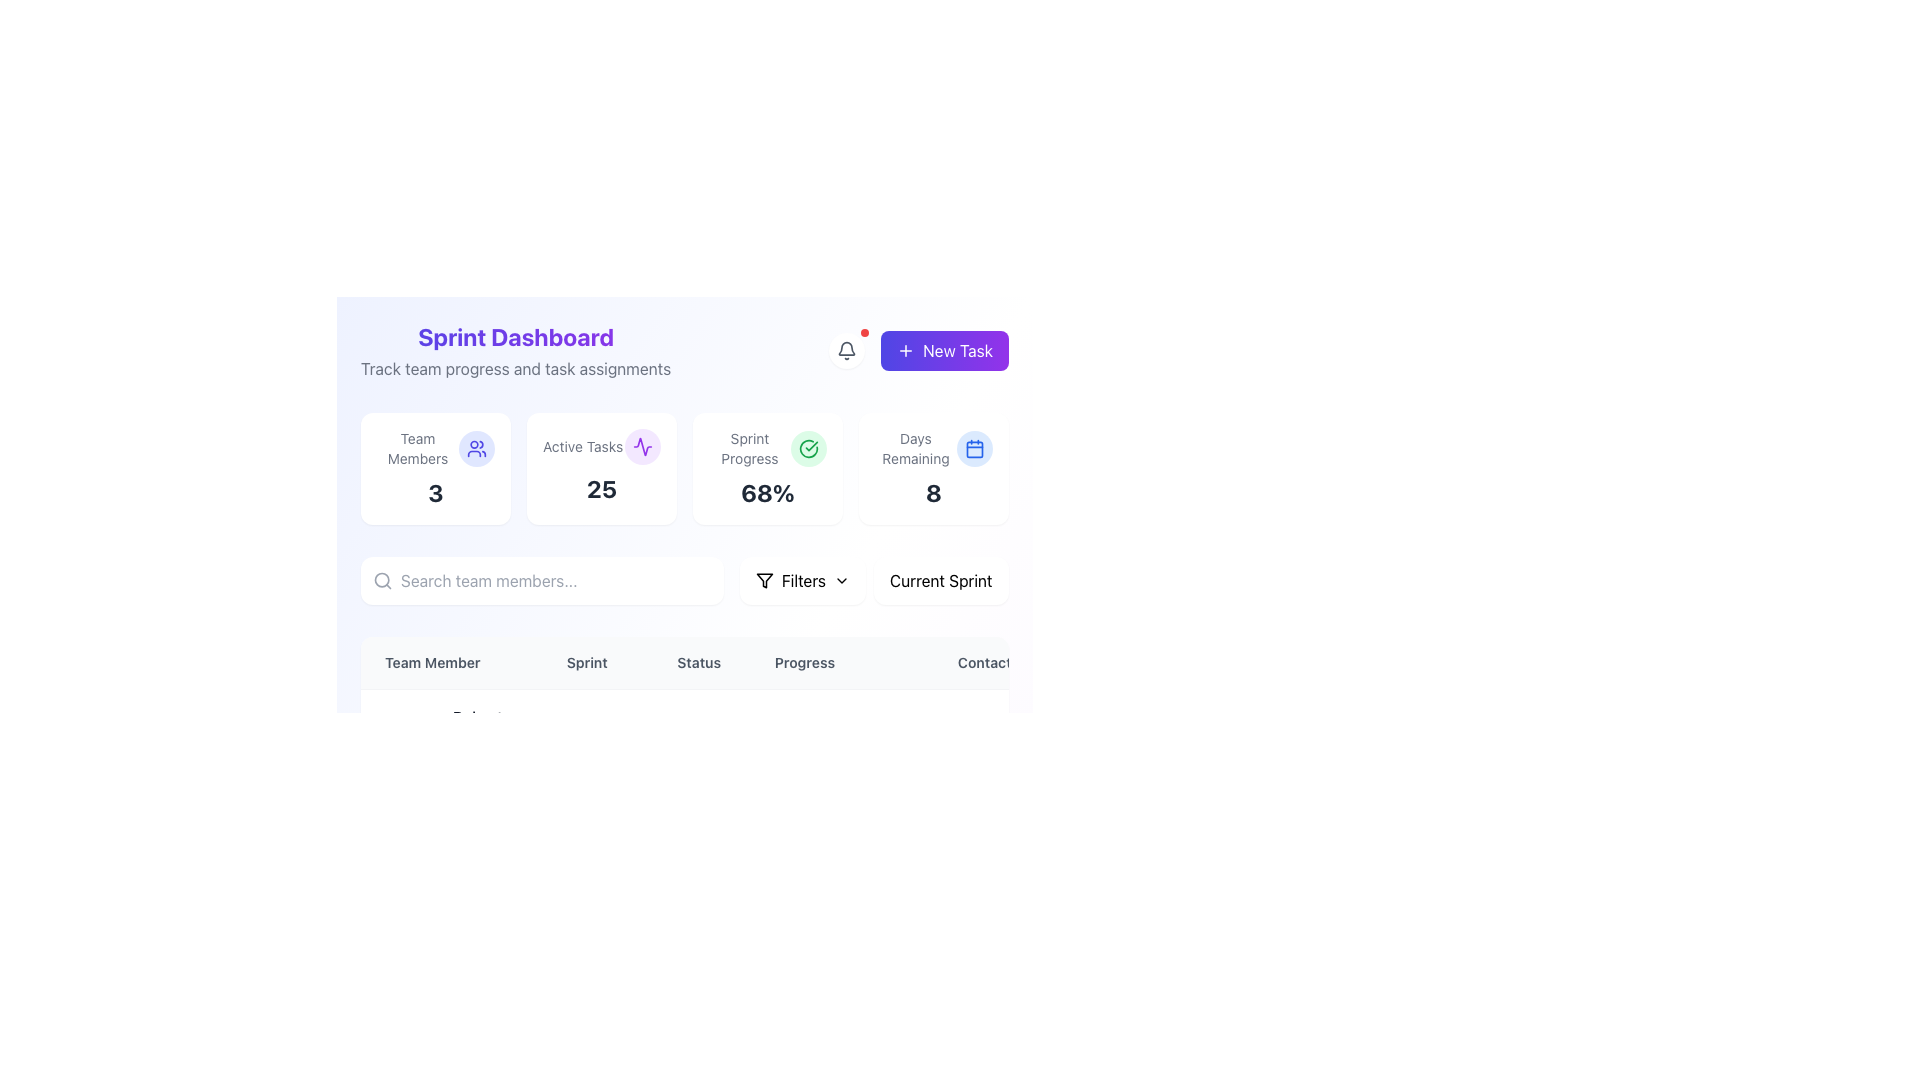 Image resolution: width=1920 pixels, height=1080 pixels. I want to click on the horizontal text input box with a light background and a search icon prefix, so click(542, 581).